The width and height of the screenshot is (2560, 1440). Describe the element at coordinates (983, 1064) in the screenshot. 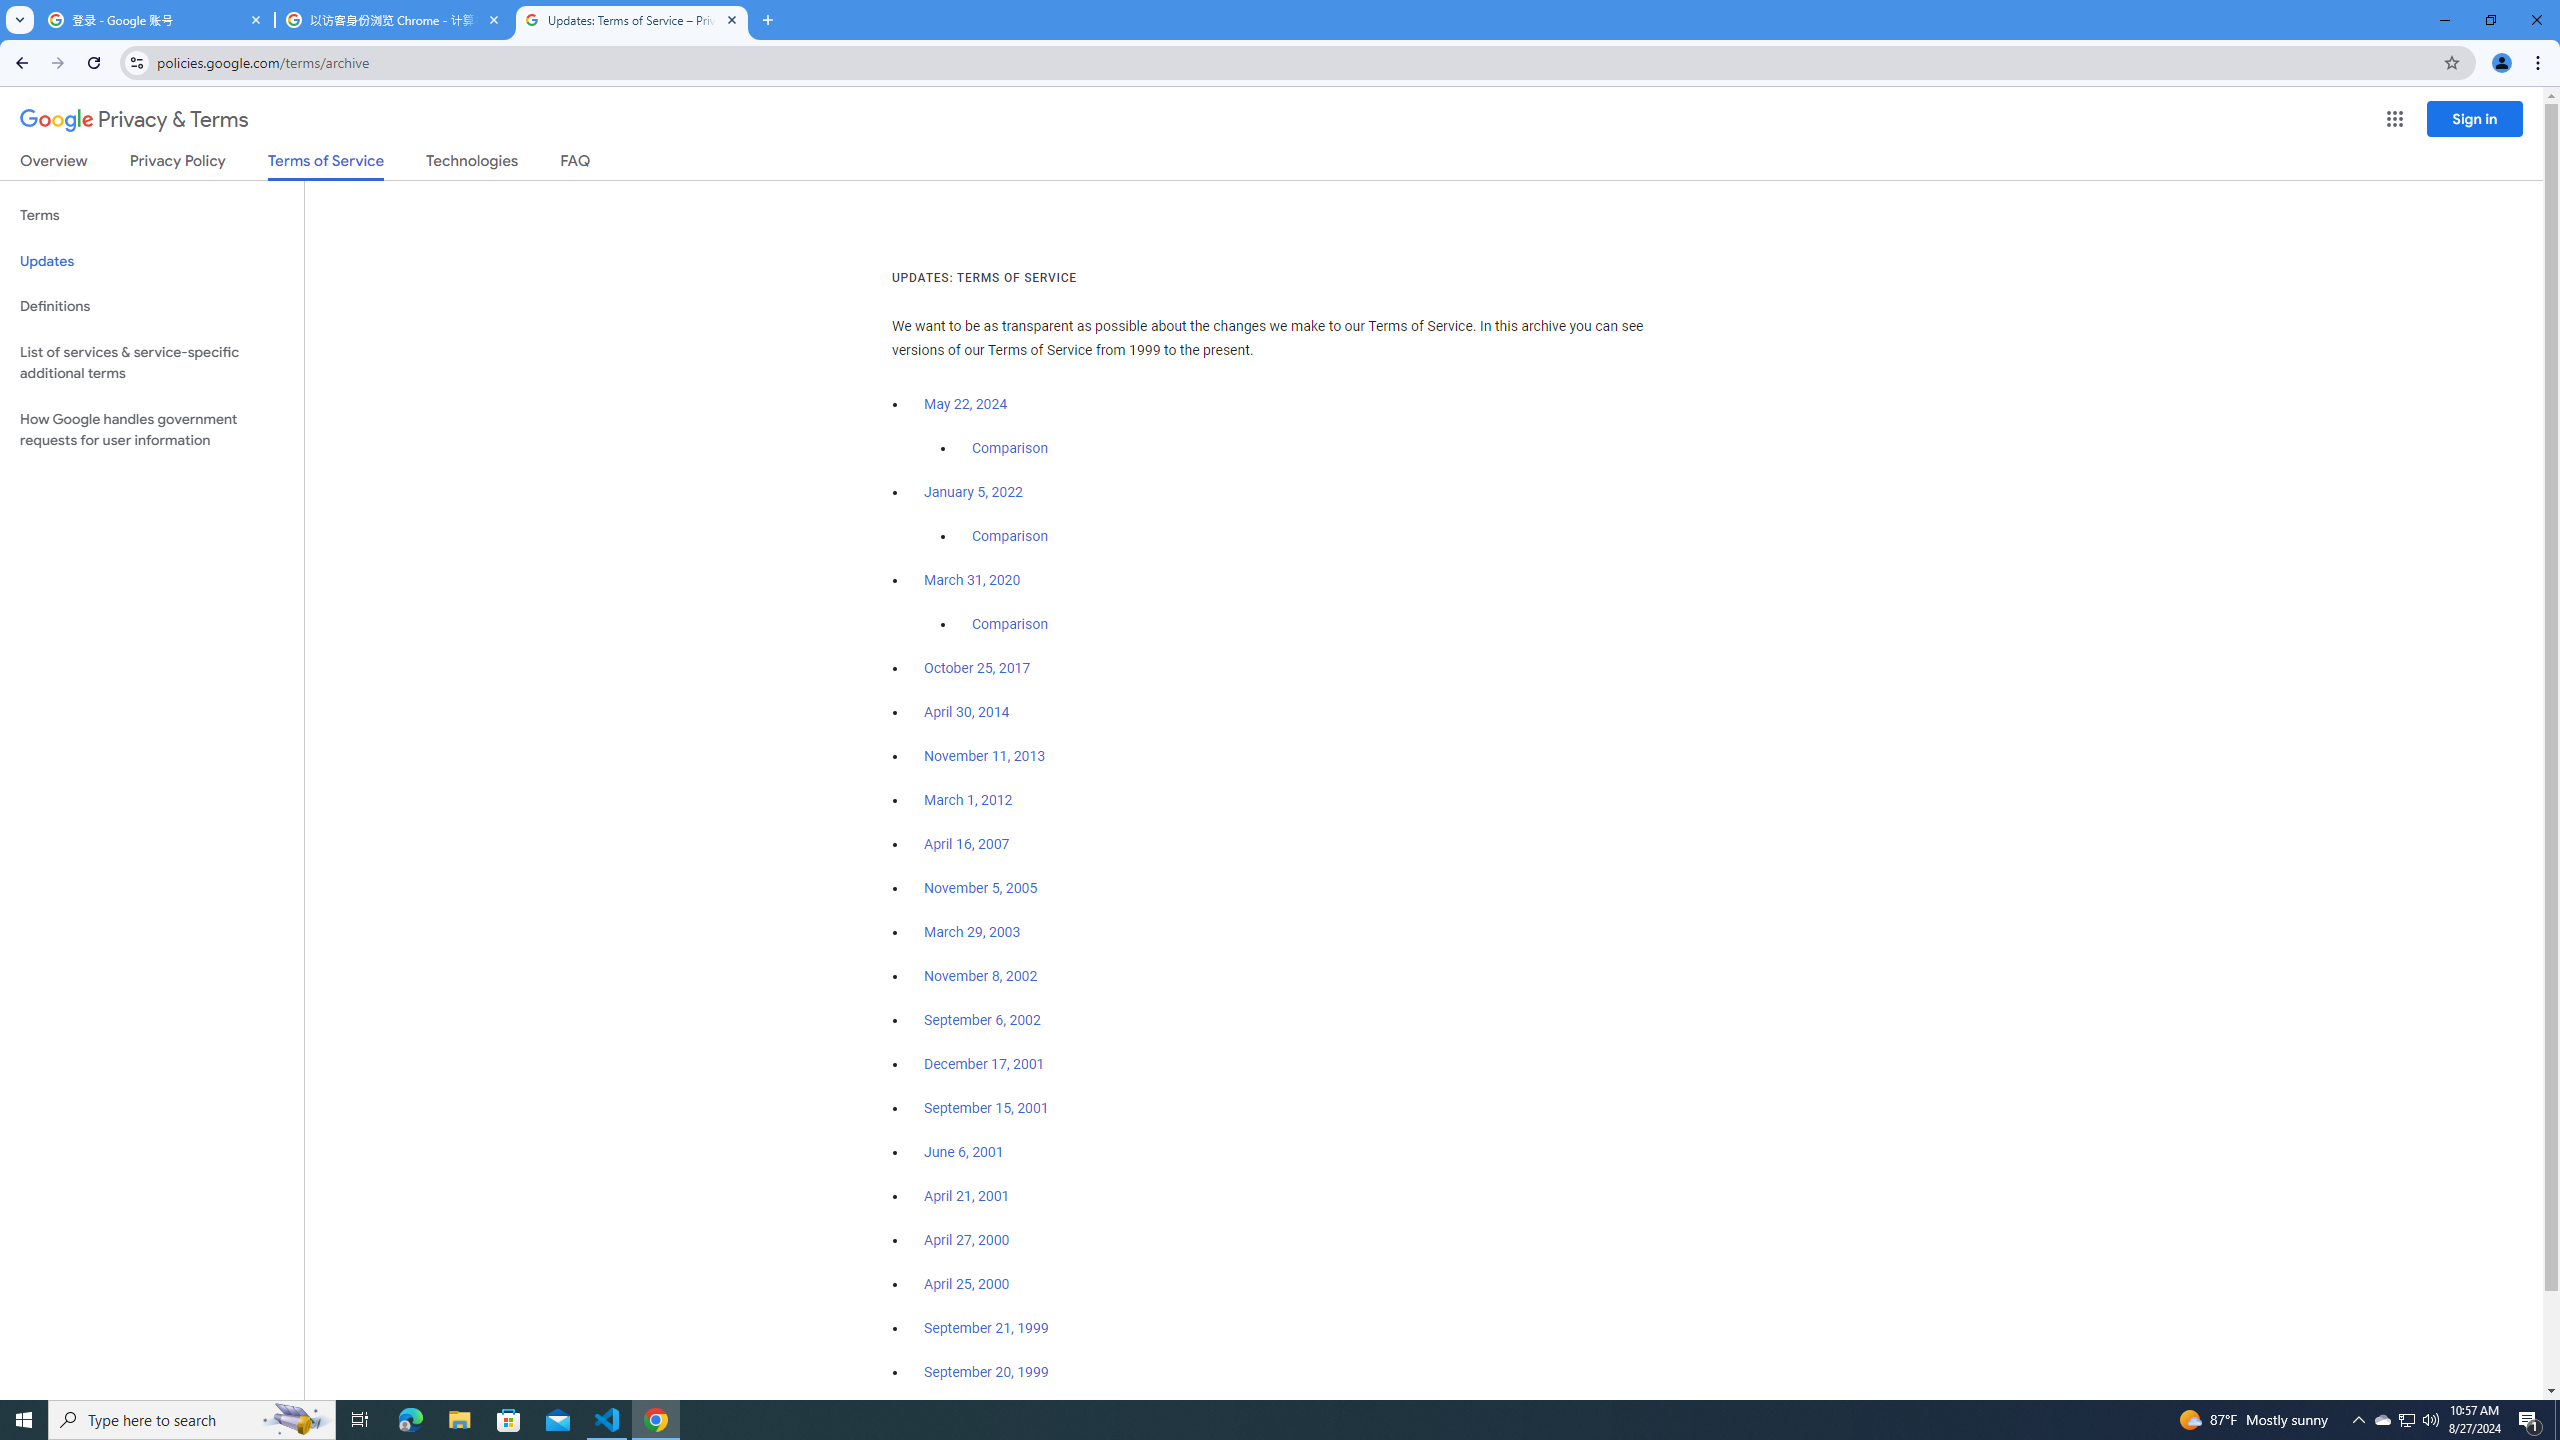

I see `'December 17, 2001'` at that location.